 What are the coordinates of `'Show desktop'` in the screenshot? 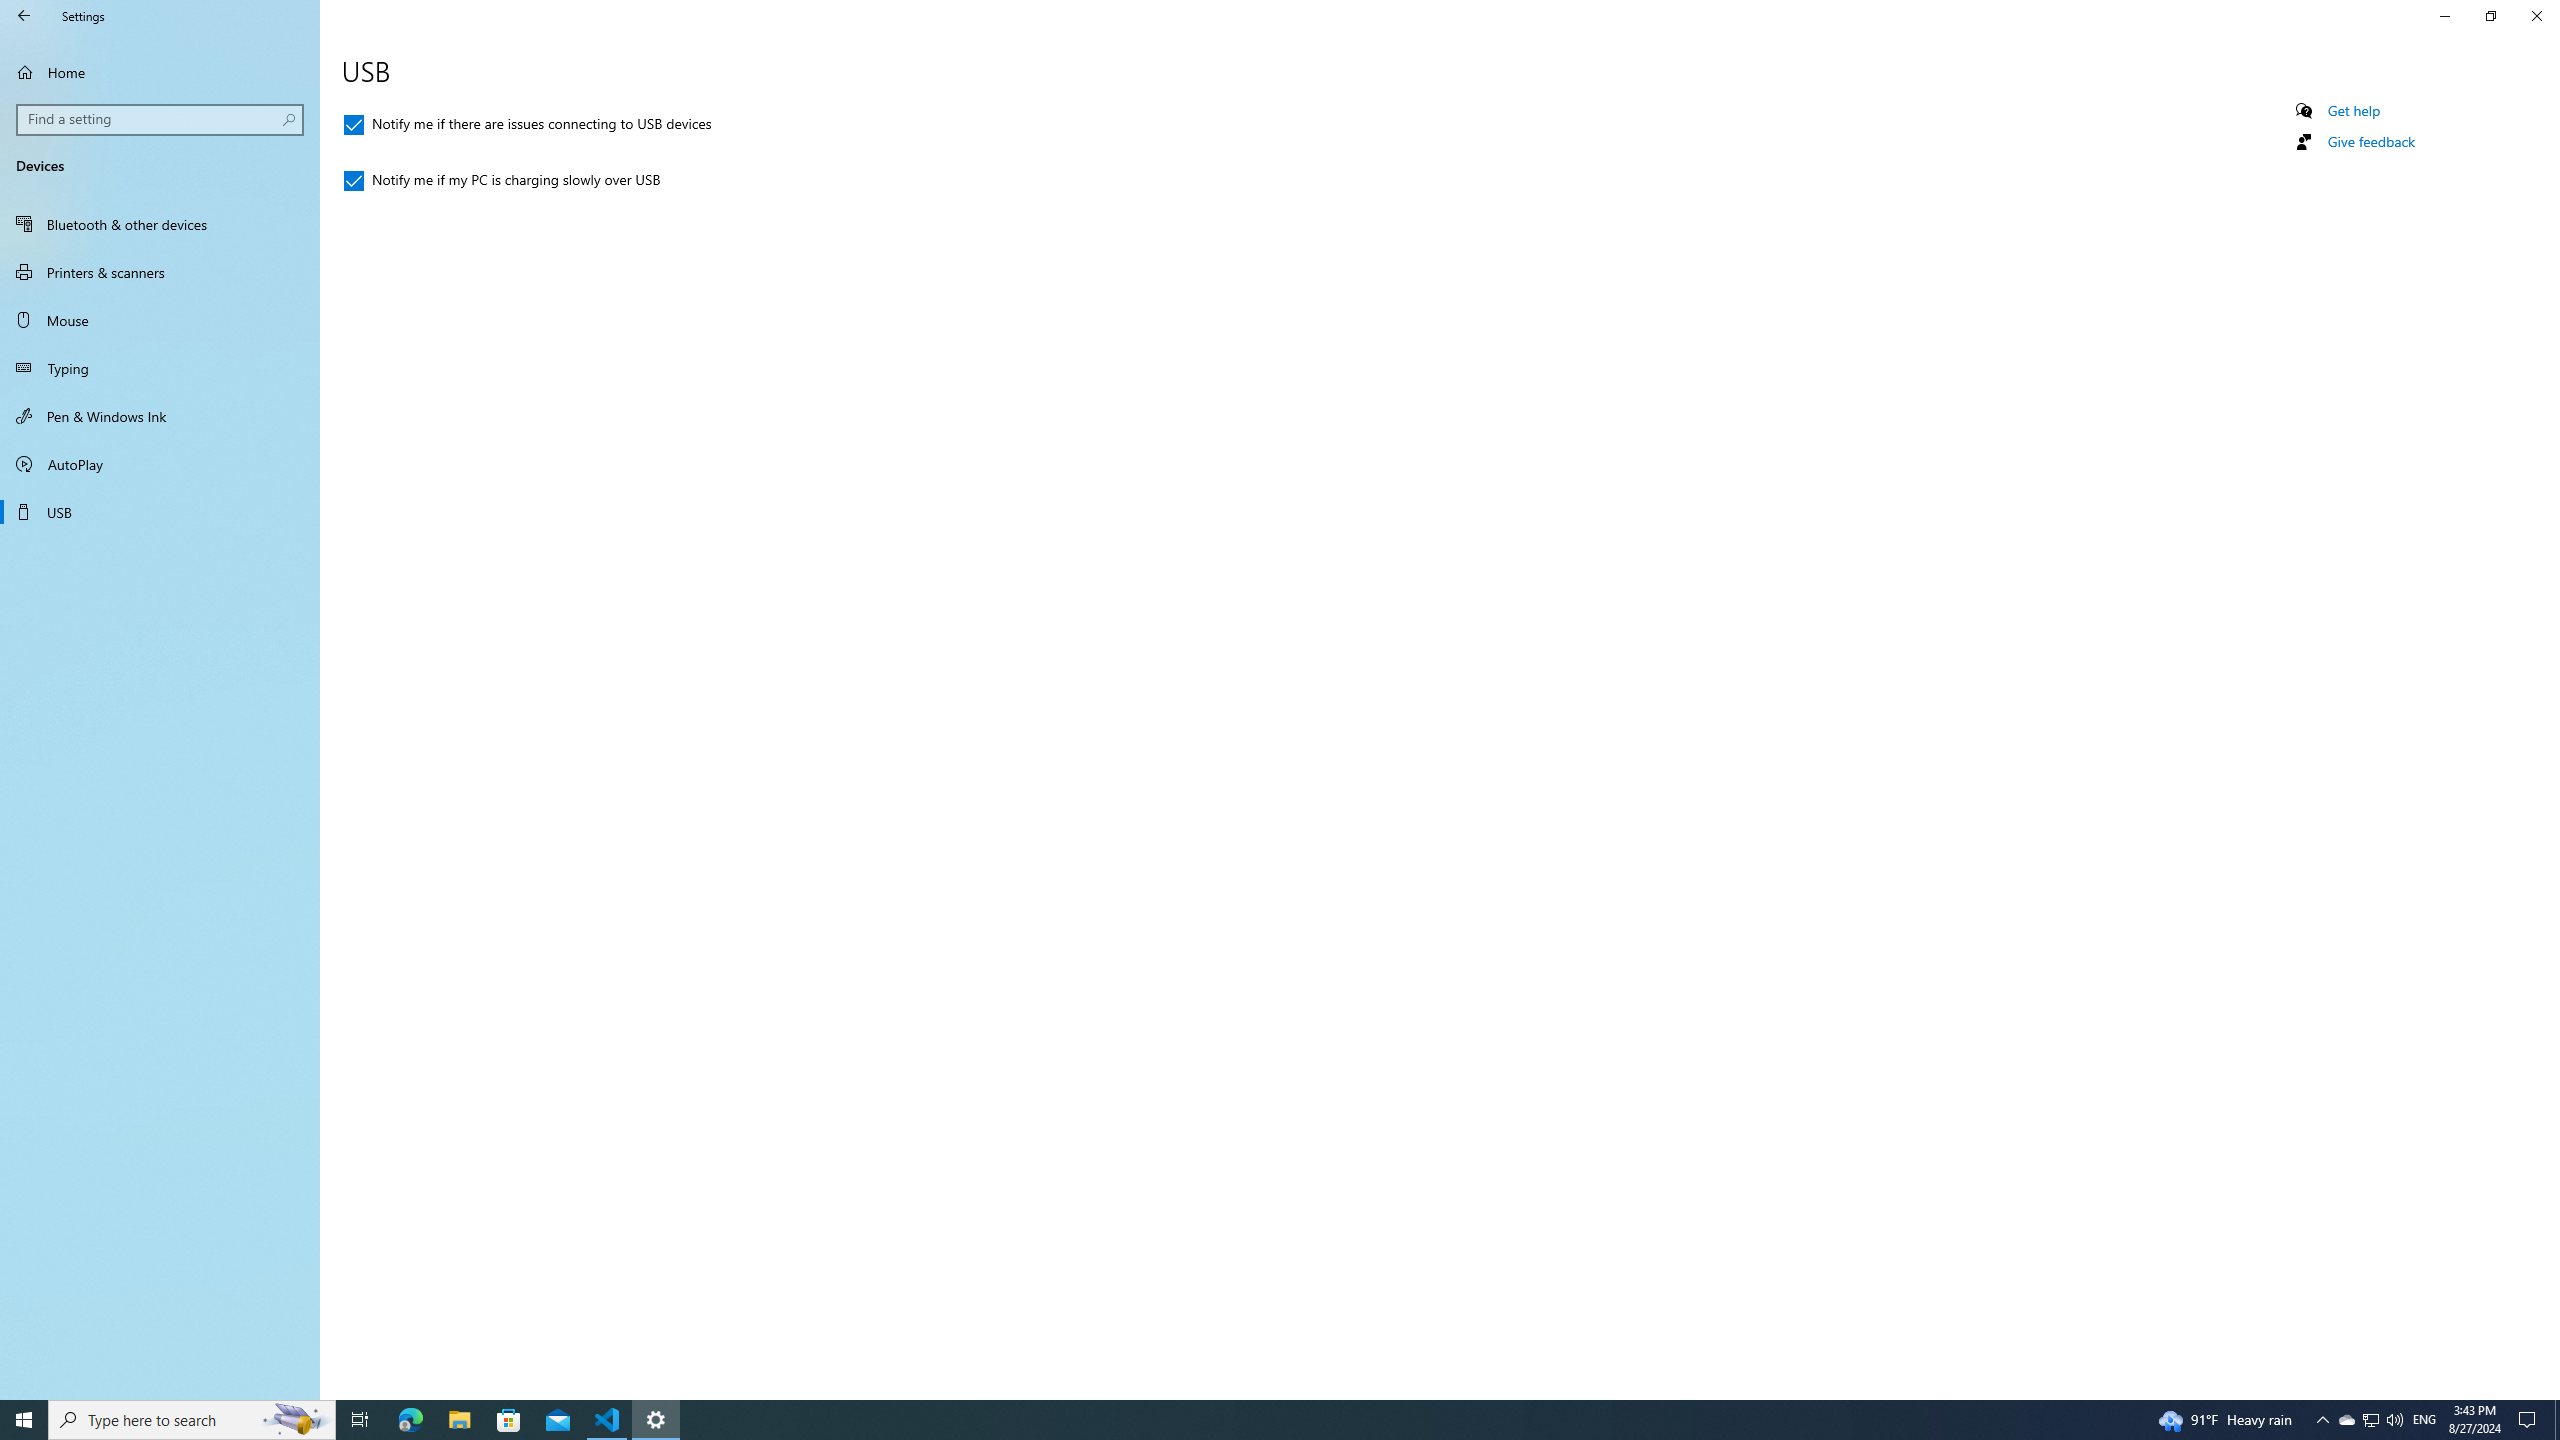 It's located at (2556, 1418).